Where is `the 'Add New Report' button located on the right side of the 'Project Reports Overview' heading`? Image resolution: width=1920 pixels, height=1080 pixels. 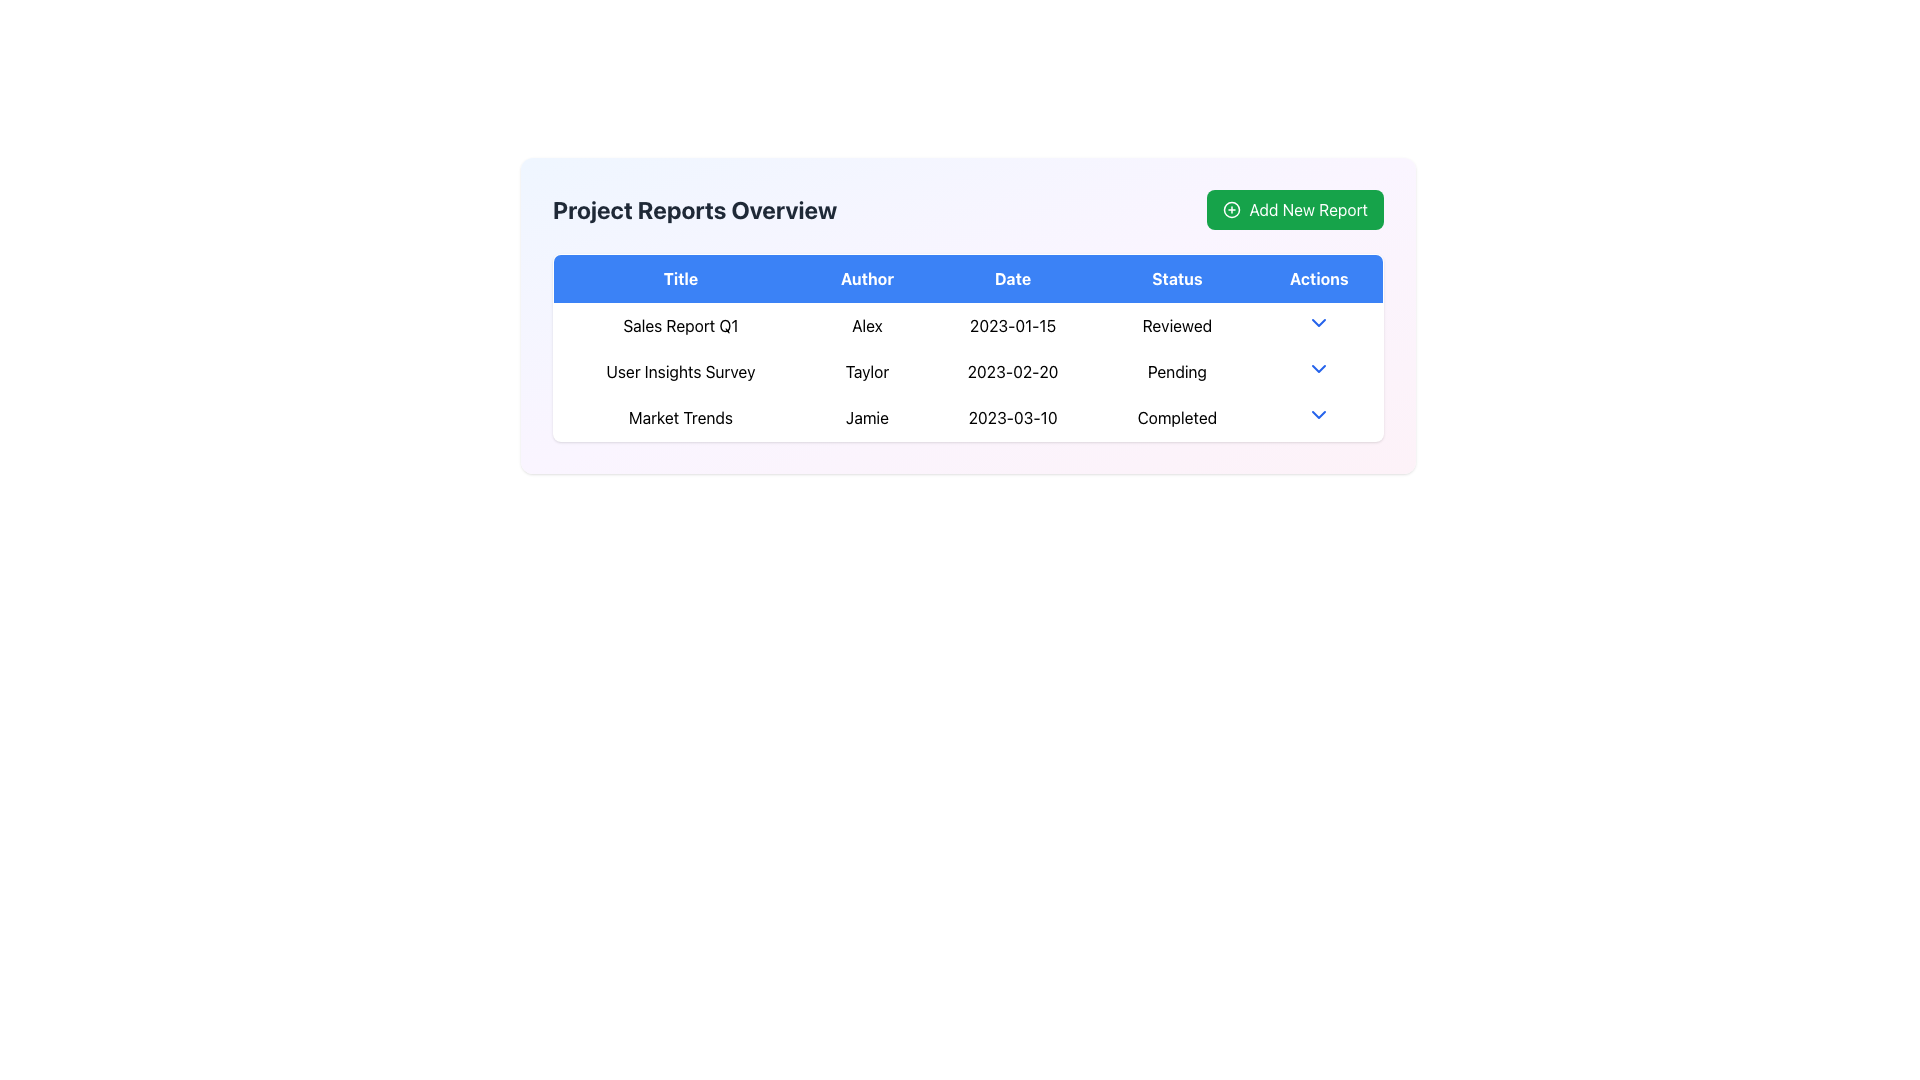
the 'Add New Report' button located on the right side of the 'Project Reports Overview' heading is located at coordinates (1295, 209).